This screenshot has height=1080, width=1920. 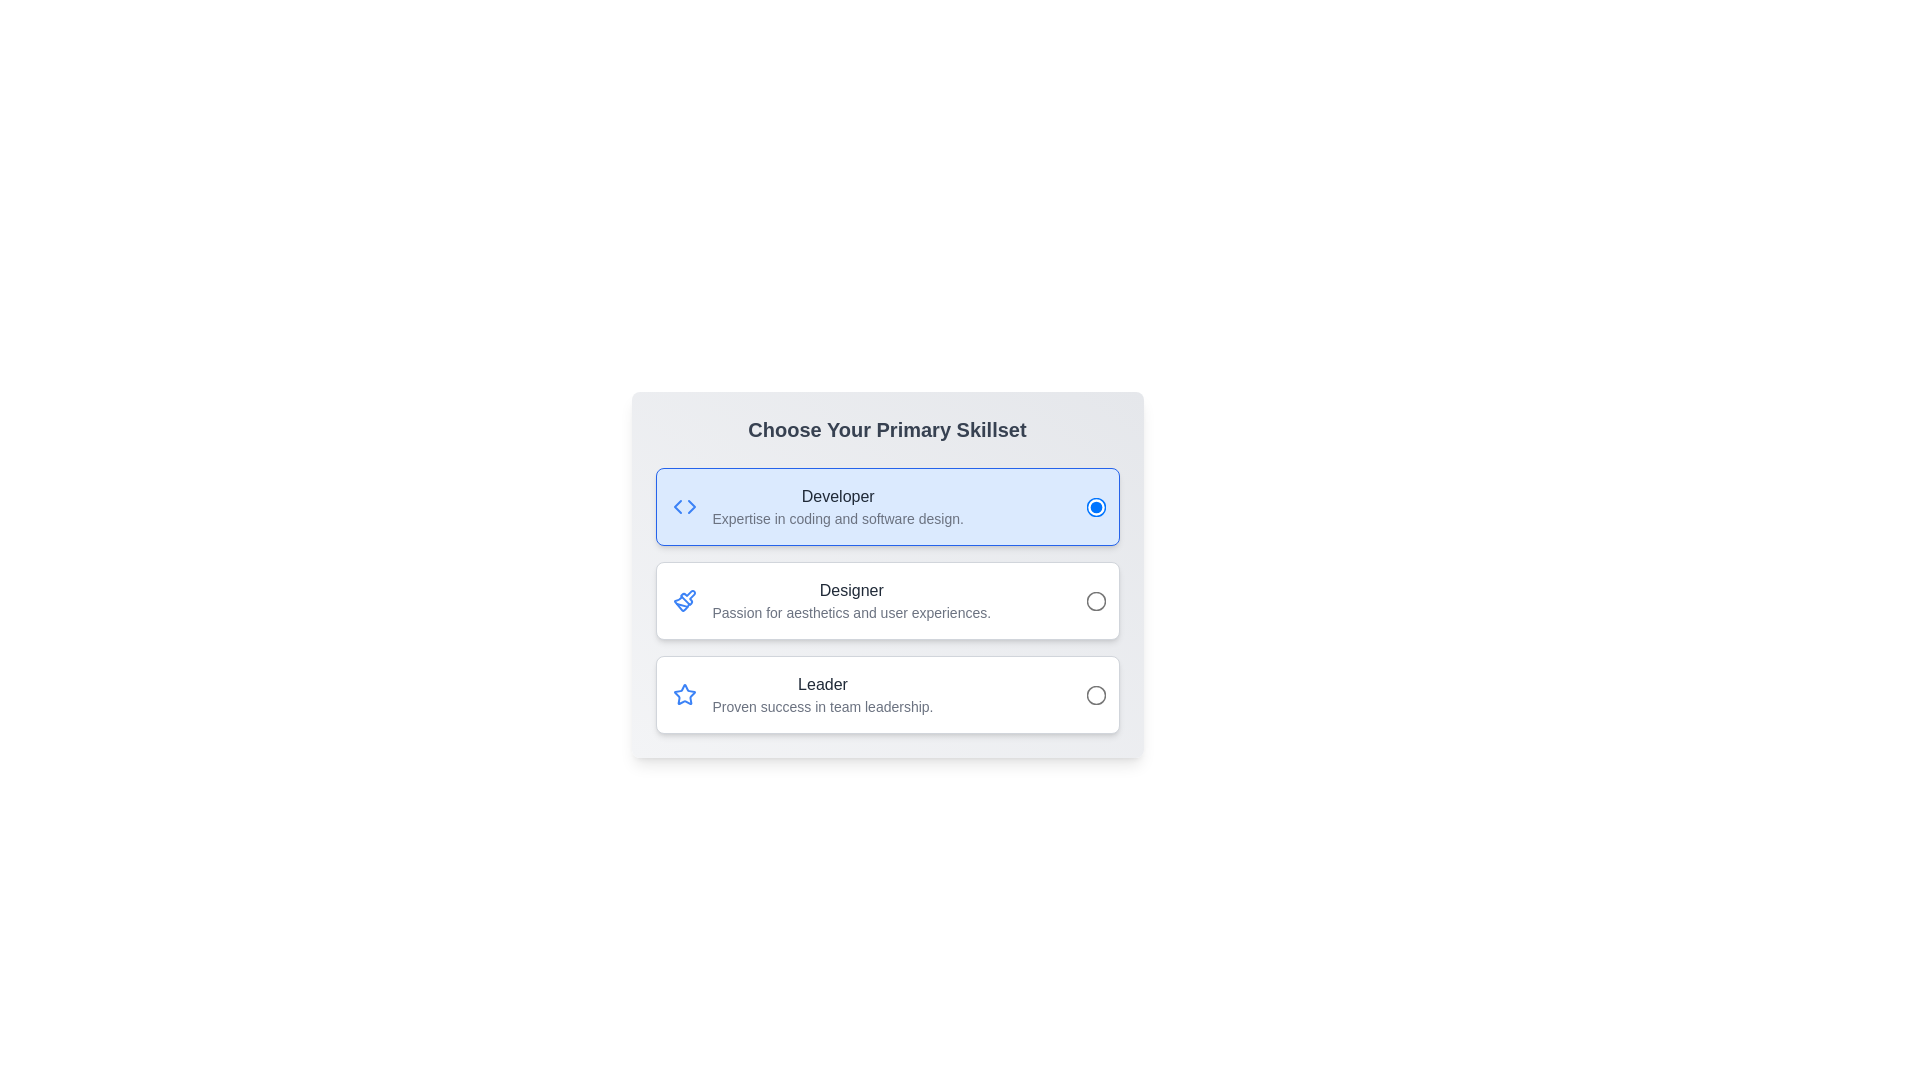 What do you see at coordinates (684, 505) in the screenshot?
I see `the blue coding brackets icon located at the left edge of the 'Developer' selection box, which is the first option in a vertical list of three` at bounding box center [684, 505].